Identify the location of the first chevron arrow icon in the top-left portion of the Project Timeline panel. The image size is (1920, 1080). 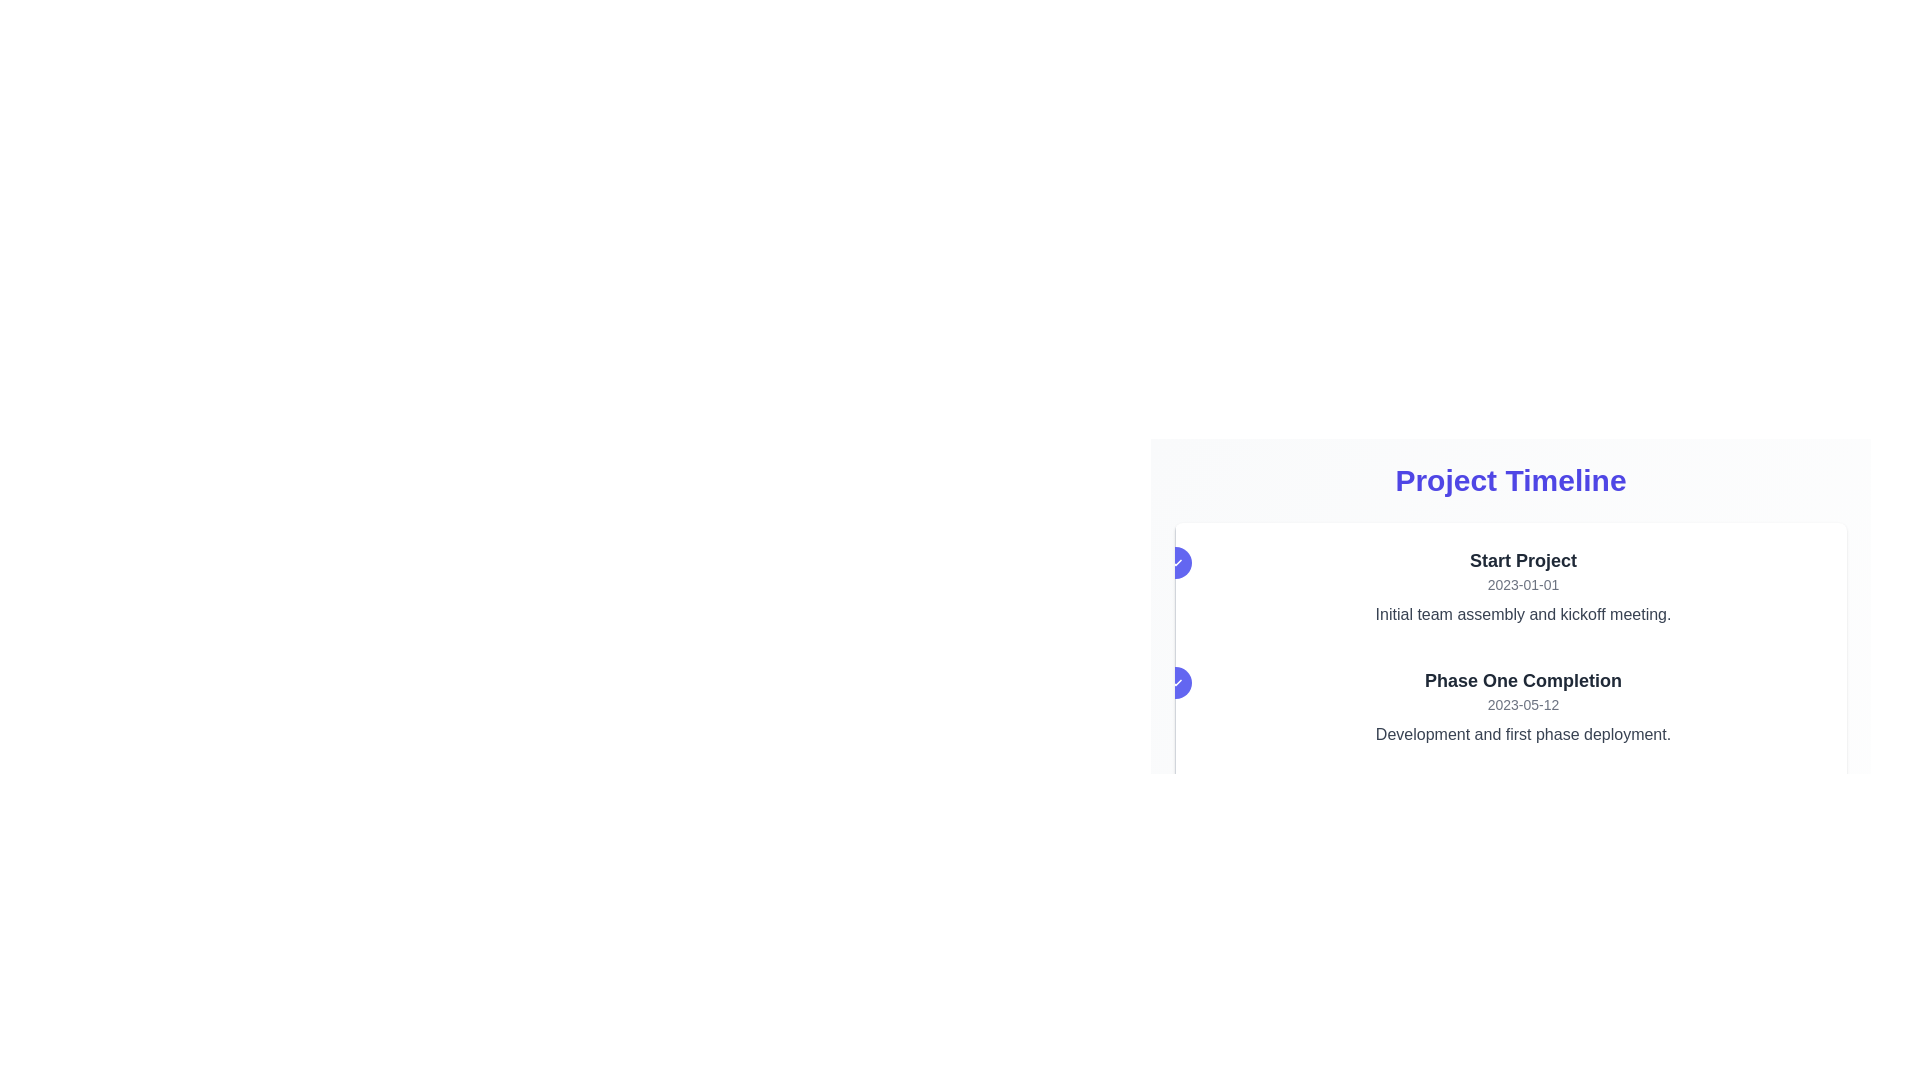
(1176, 563).